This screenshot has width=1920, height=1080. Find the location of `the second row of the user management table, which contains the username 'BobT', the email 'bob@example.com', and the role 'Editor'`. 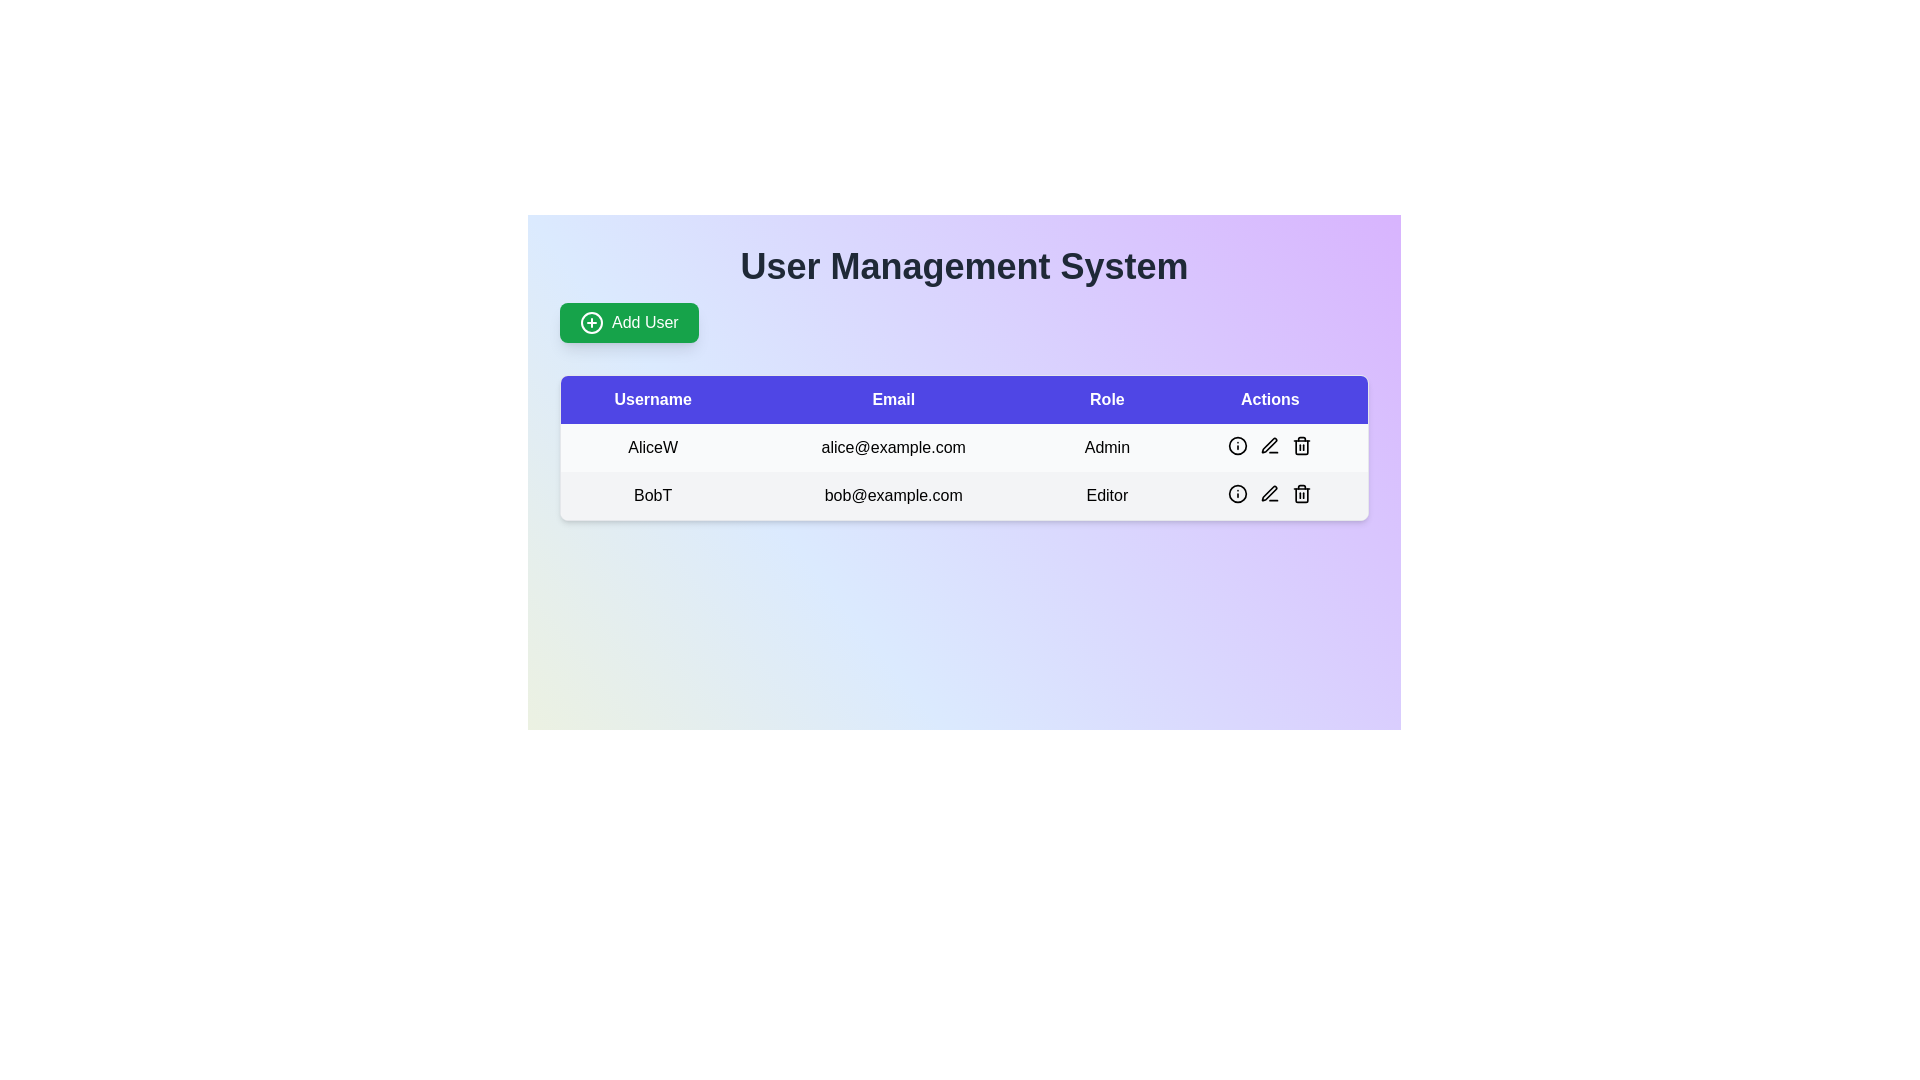

the second row of the user management table, which contains the username 'BobT', the email 'bob@example.com', and the role 'Editor' is located at coordinates (964, 495).